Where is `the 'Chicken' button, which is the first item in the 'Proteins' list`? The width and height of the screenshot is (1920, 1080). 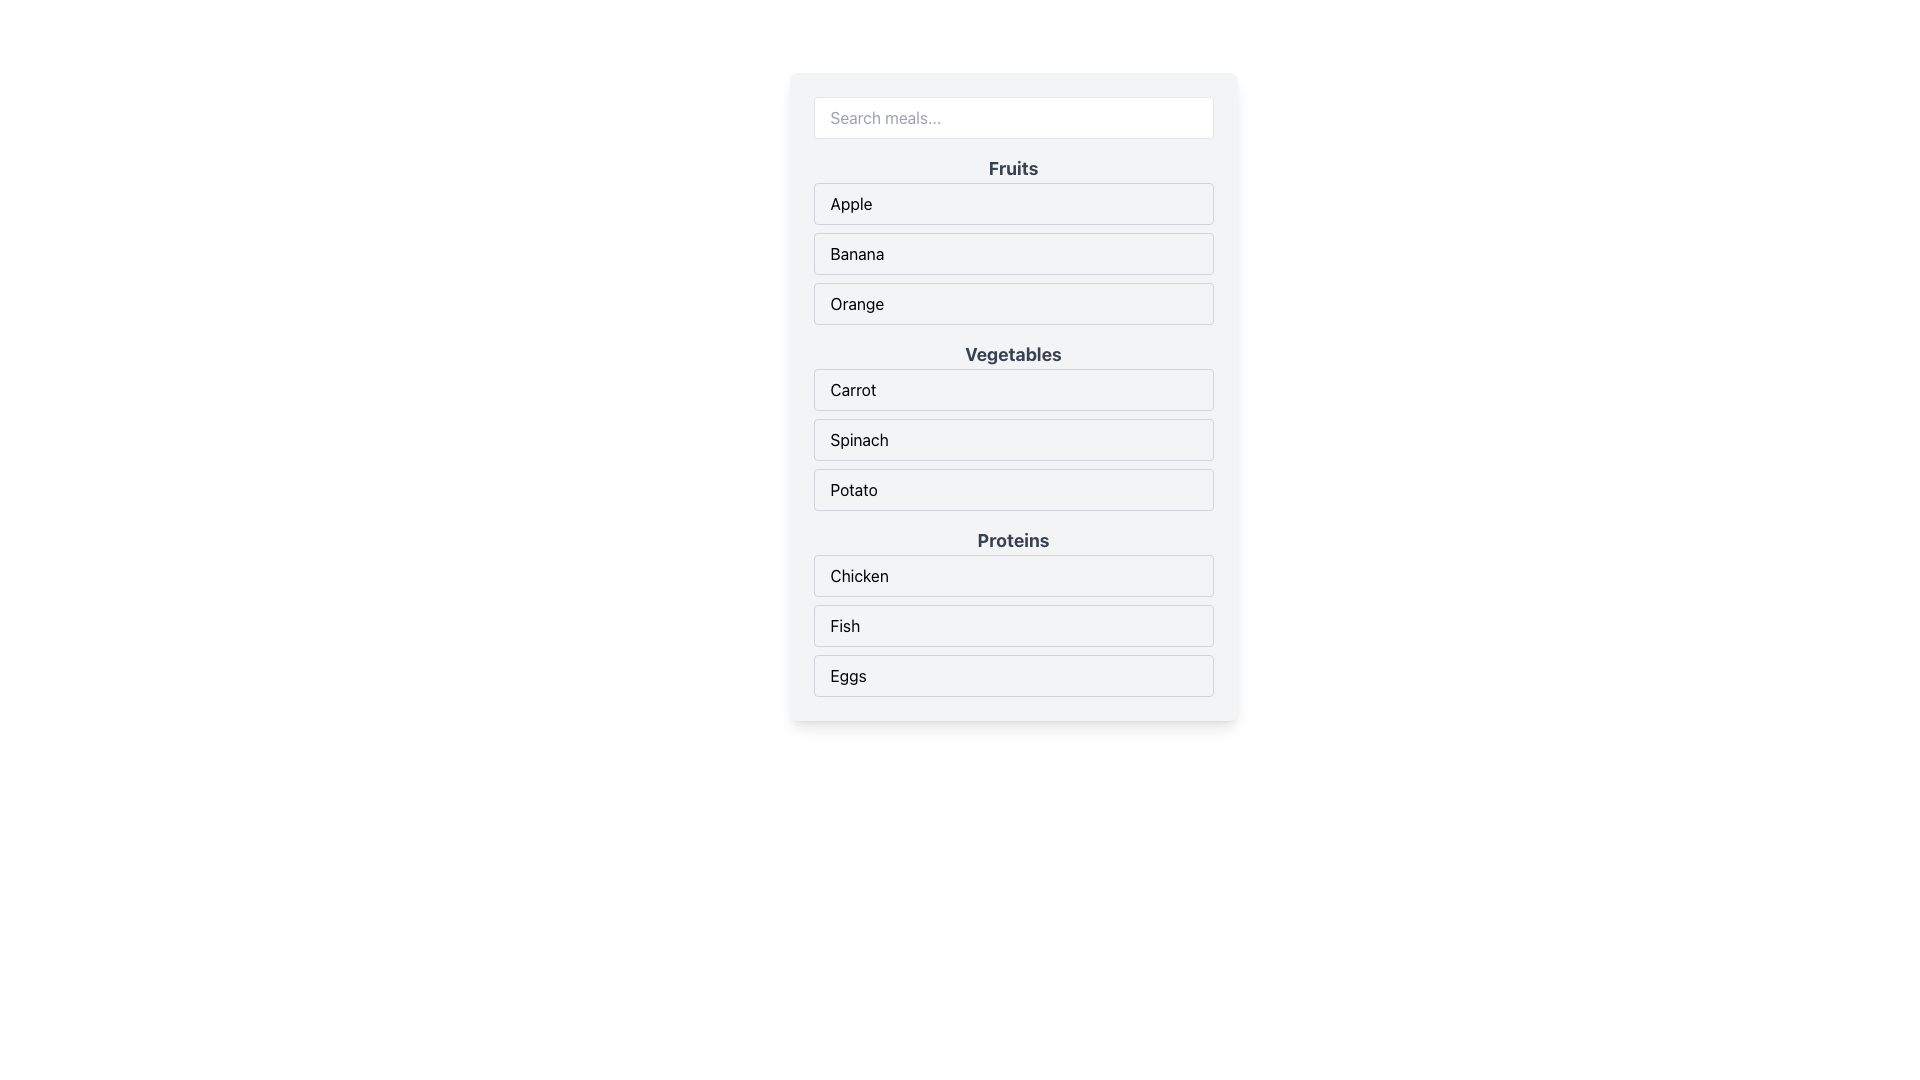
the 'Chicken' button, which is the first item in the 'Proteins' list is located at coordinates (1013, 575).